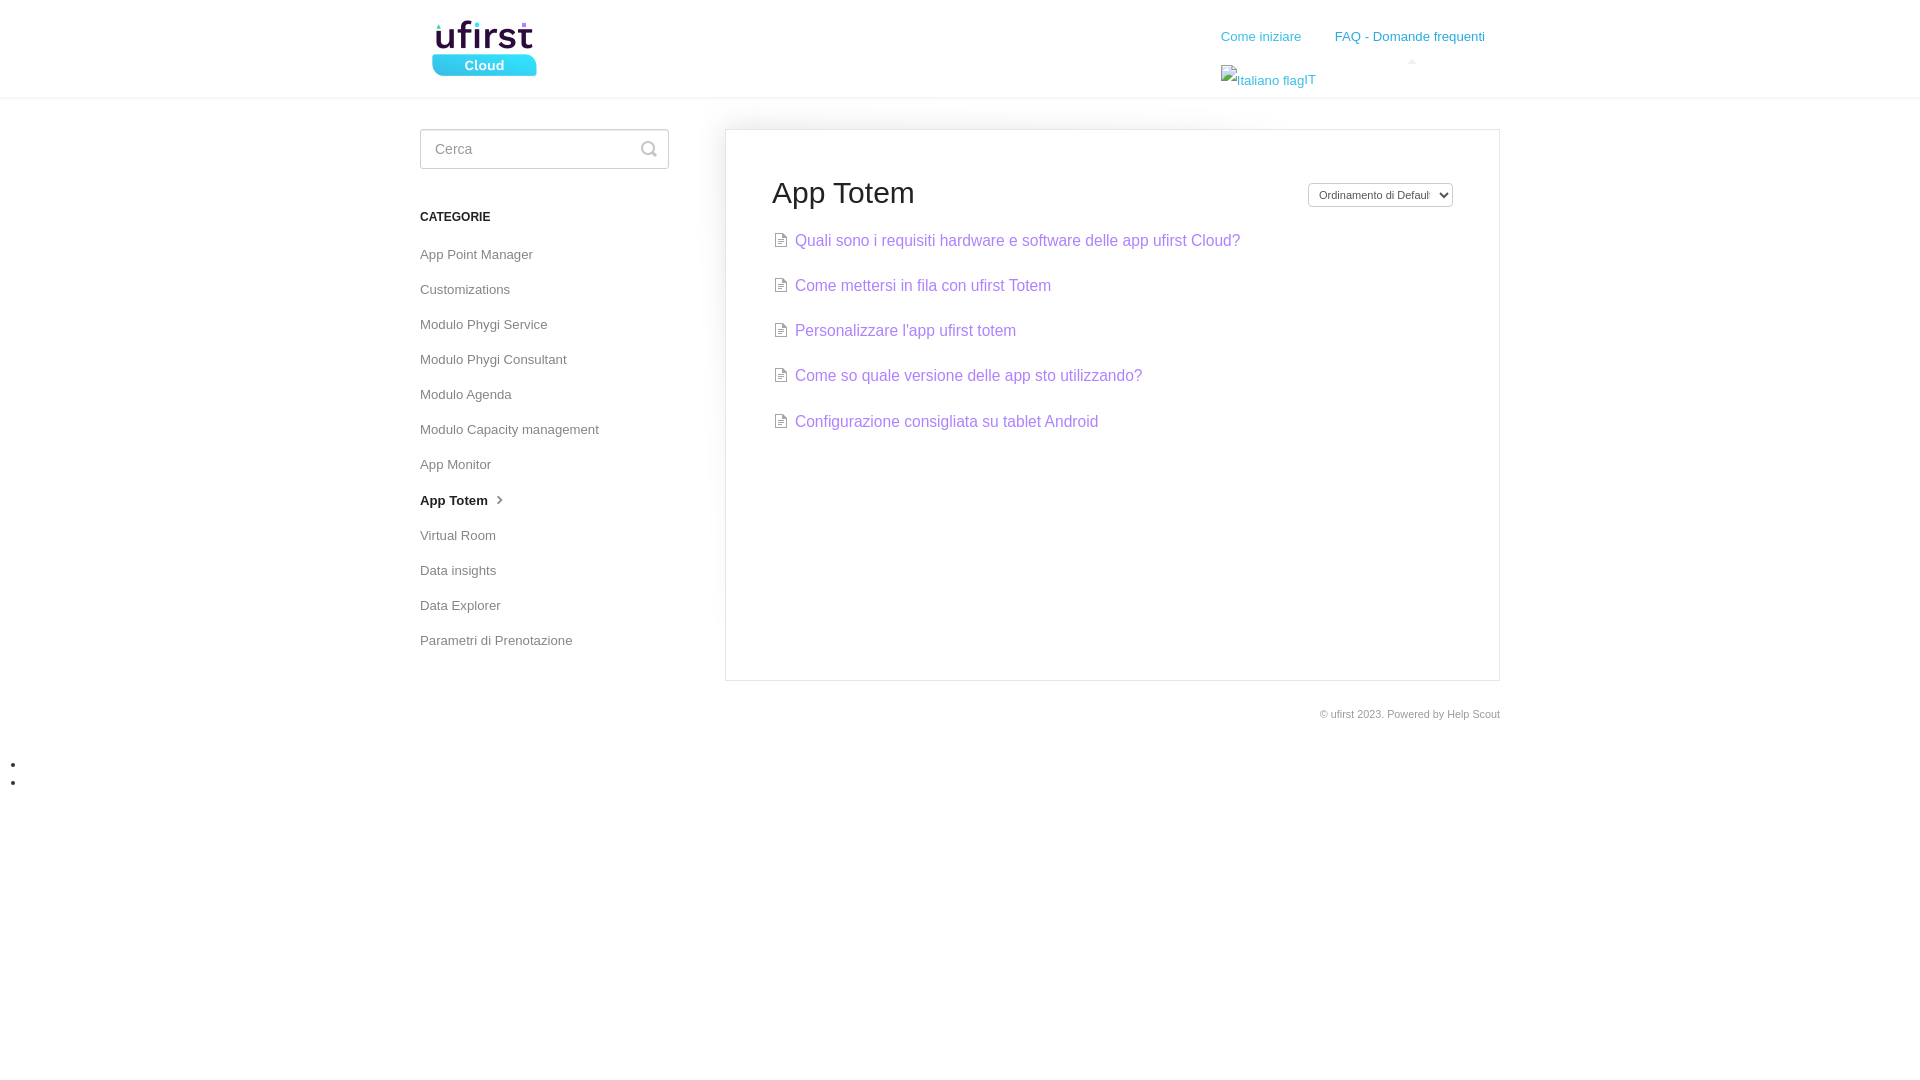  Describe the element at coordinates (893, 329) in the screenshot. I see `'Personalizzare l'app ufirst totem'` at that location.